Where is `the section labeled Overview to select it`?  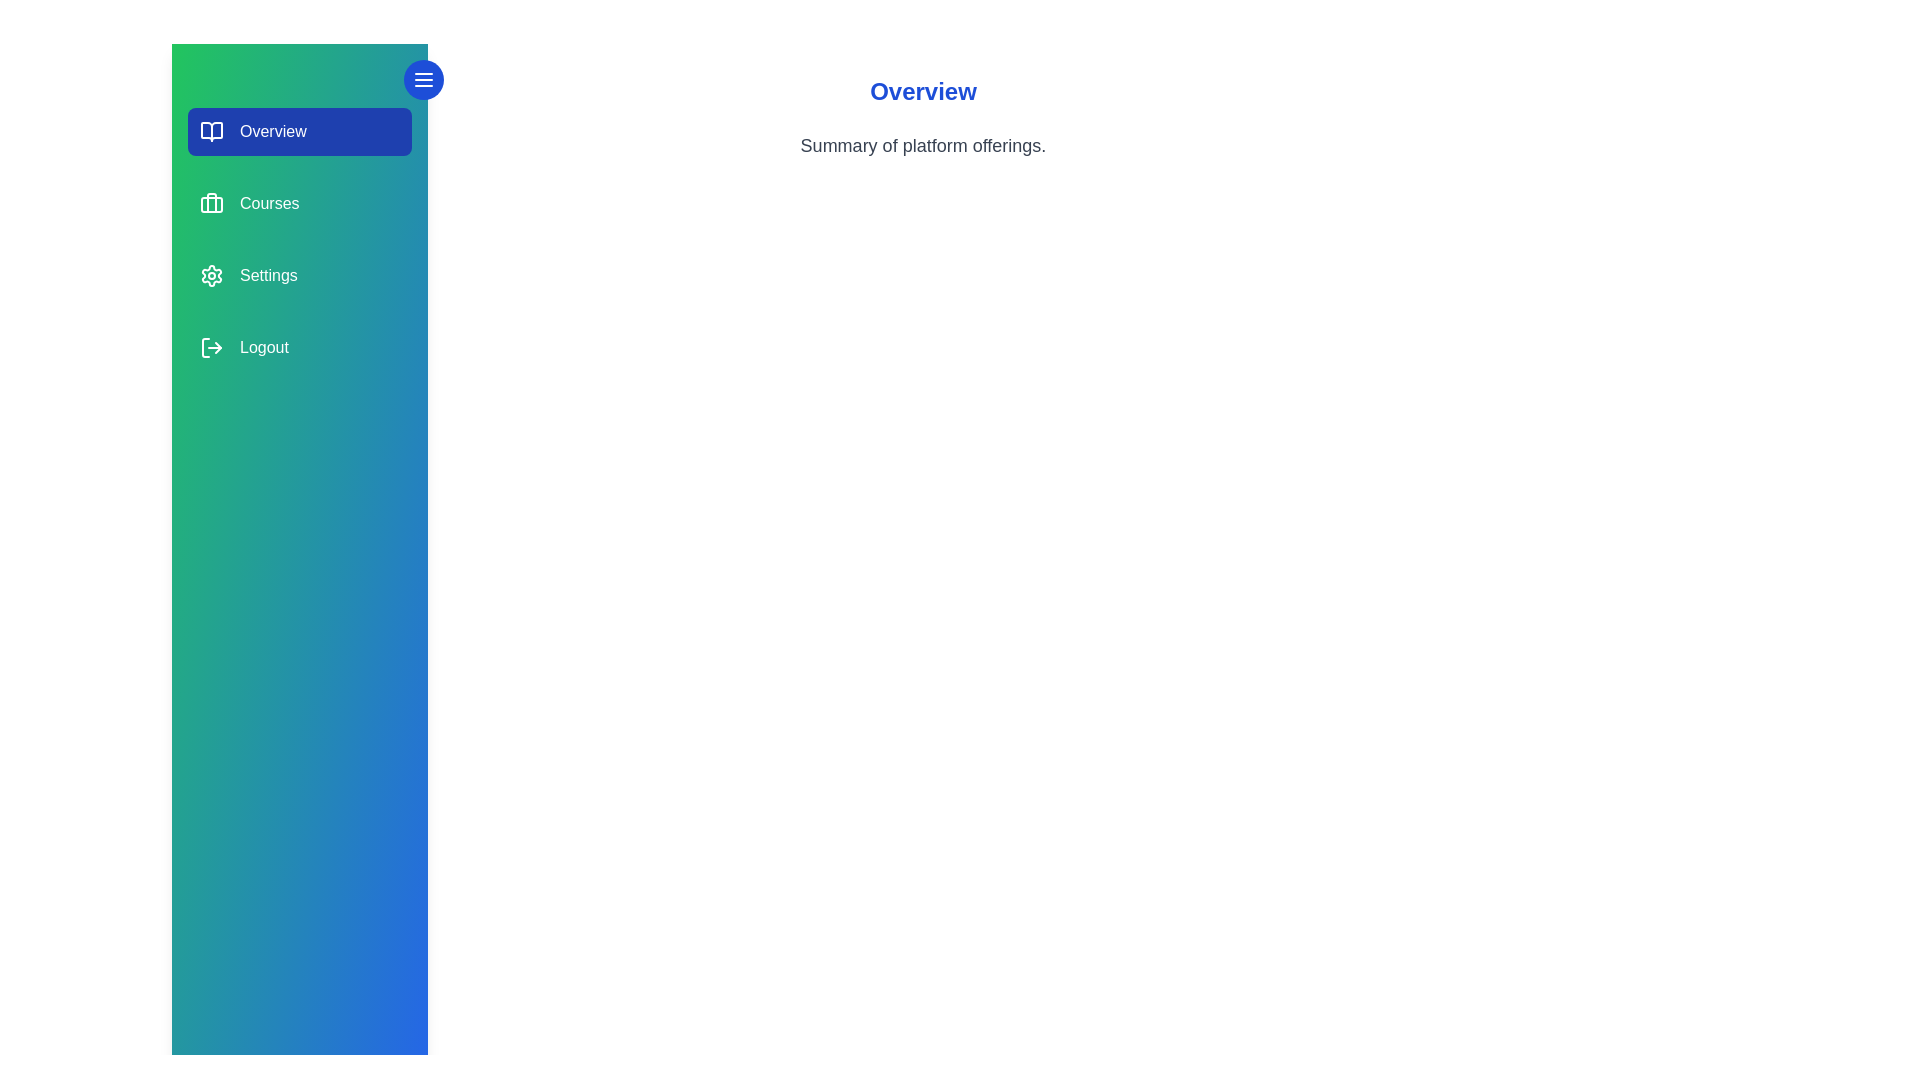
the section labeled Overview to select it is located at coordinates (298, 131).